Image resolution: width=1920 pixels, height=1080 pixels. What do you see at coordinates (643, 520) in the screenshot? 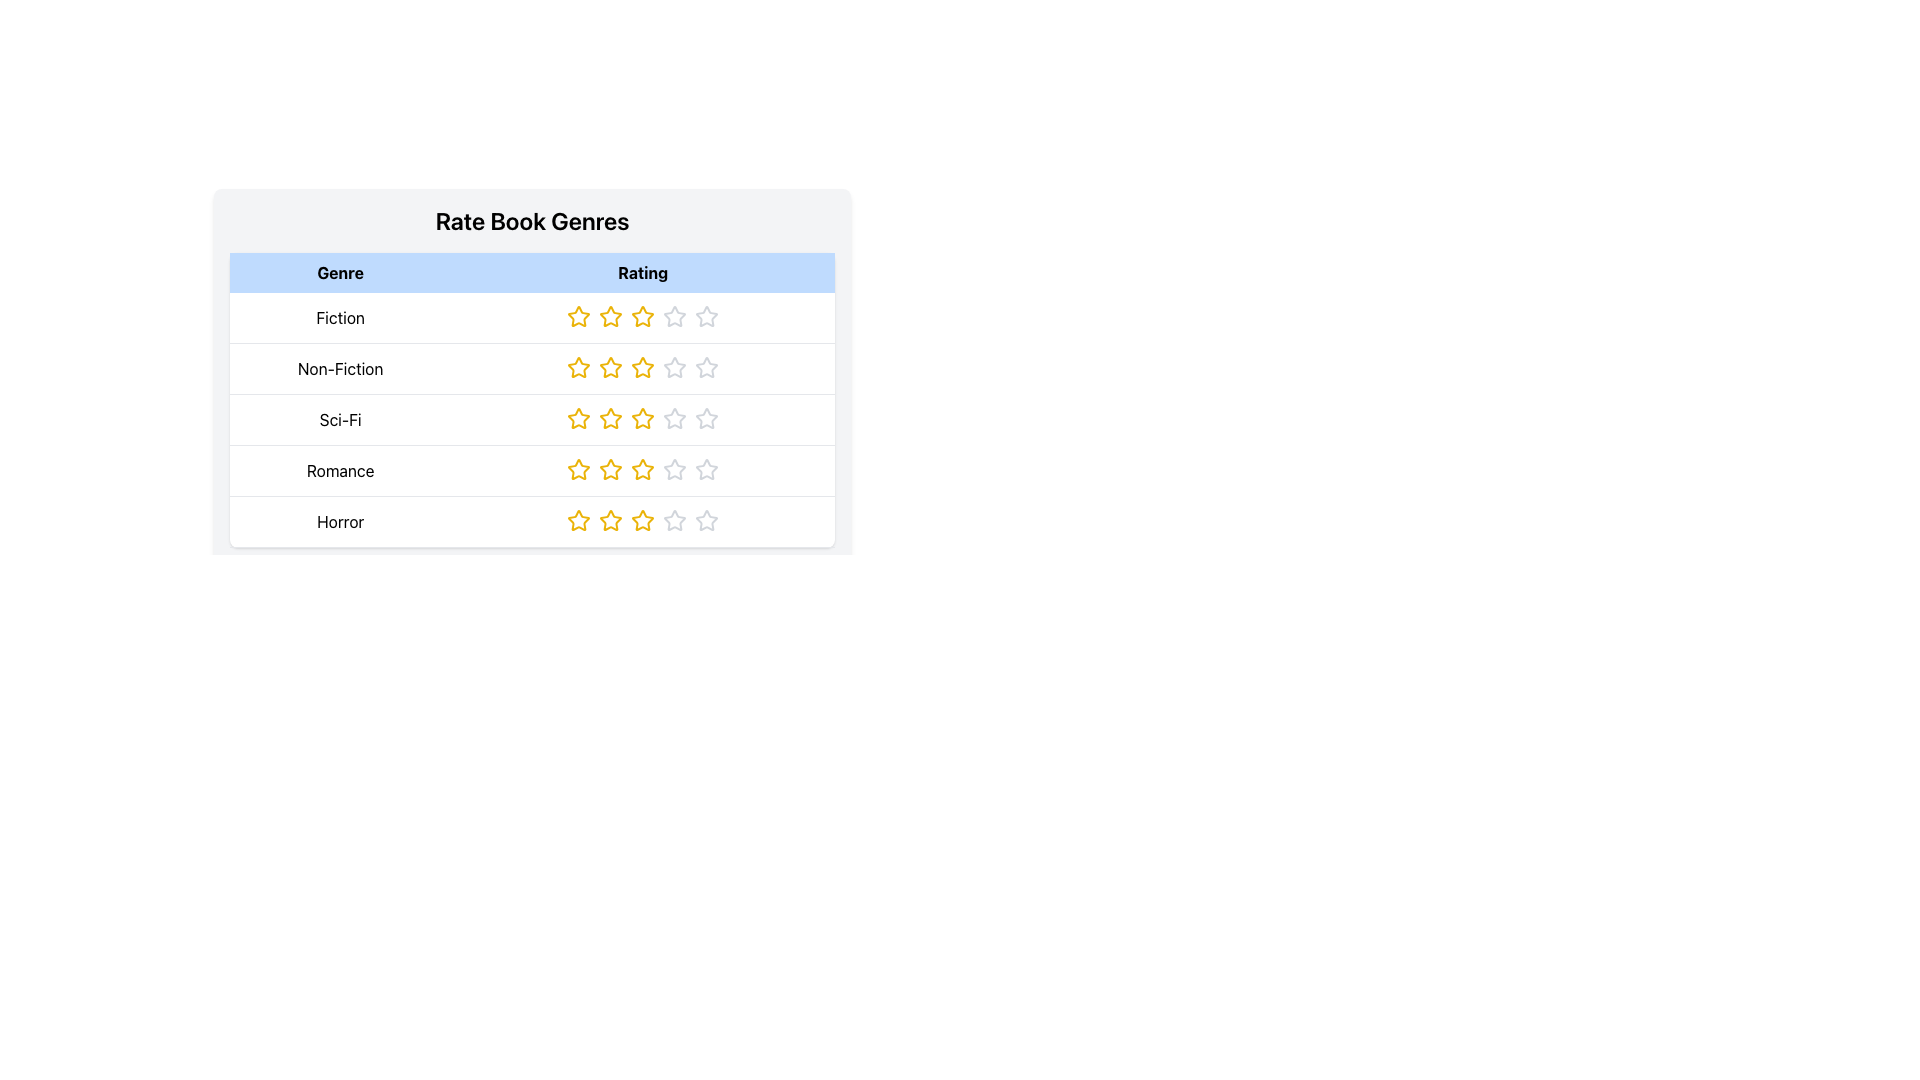
I see `the third rating star for the 'Horror' genre` at bounding box center [643, 520].